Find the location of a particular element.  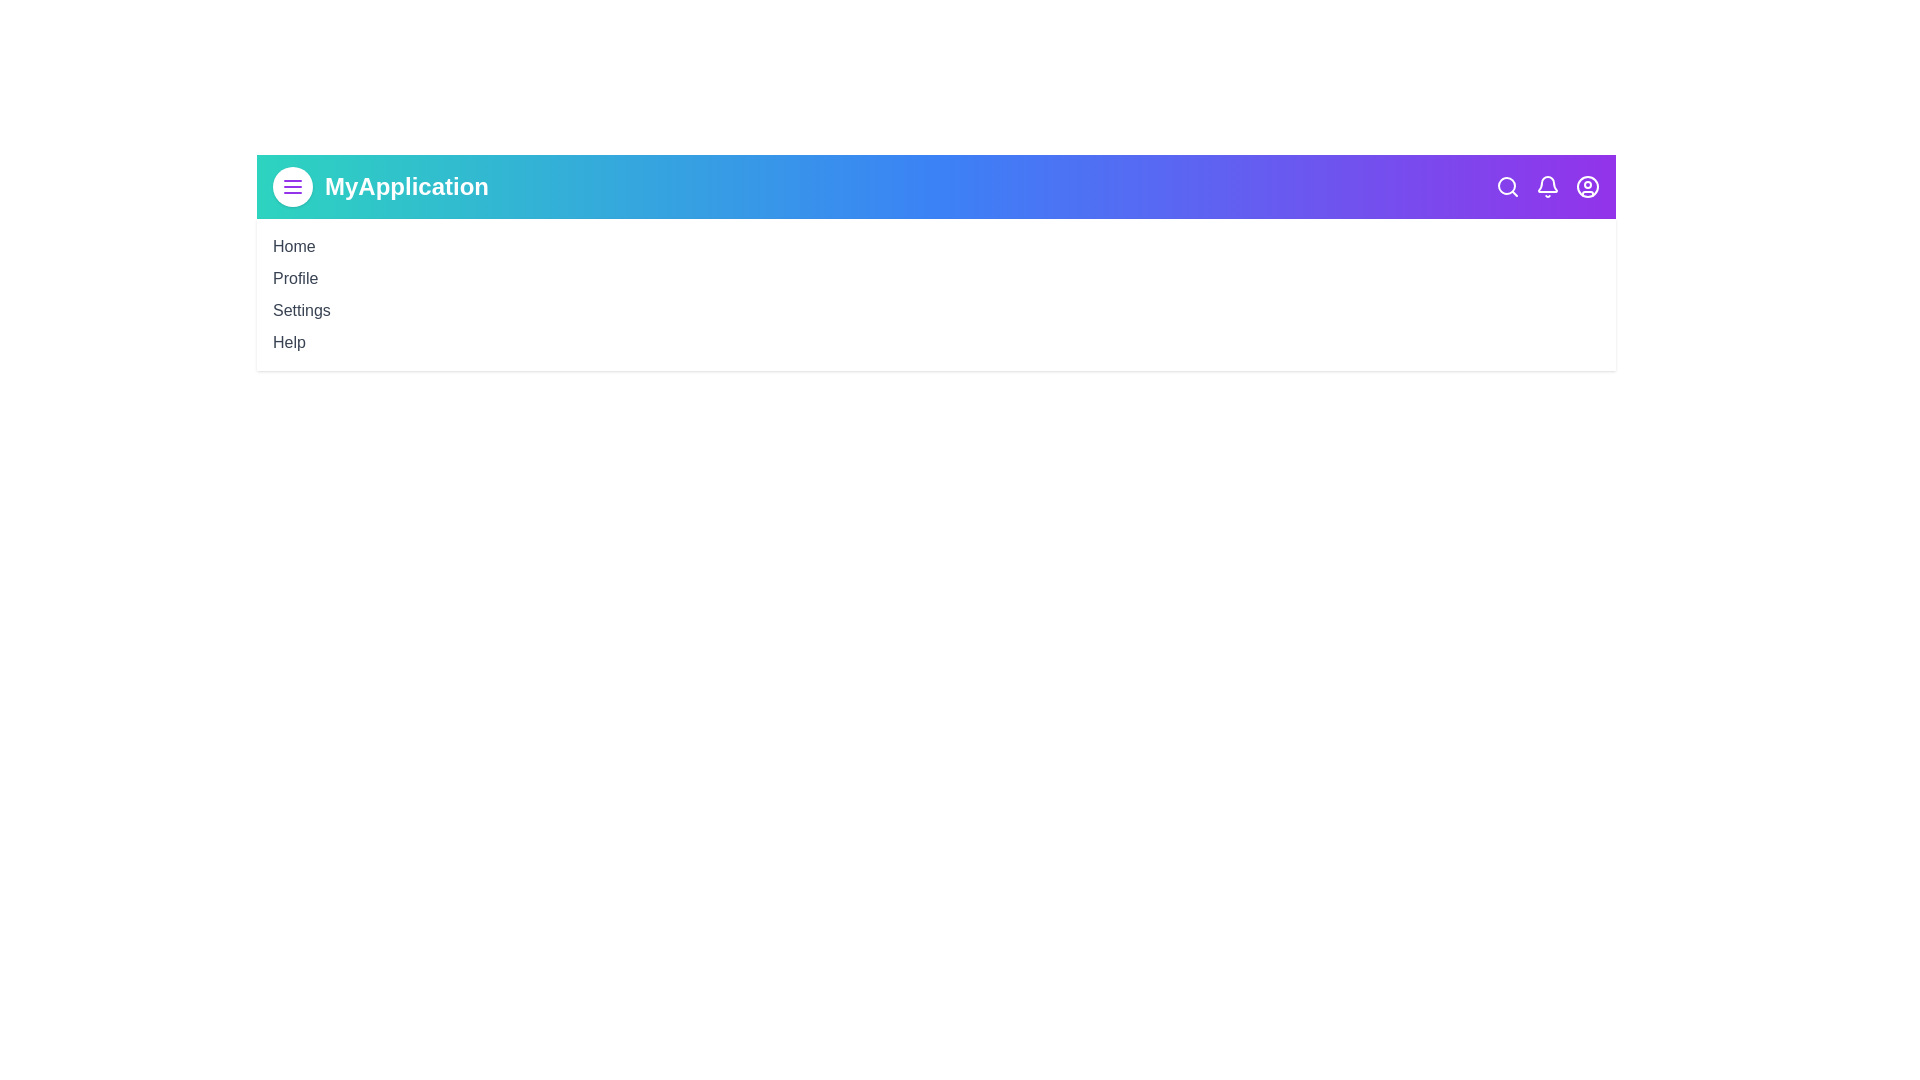

the search icon to initiate a search is located at coordinates (1507, 186).